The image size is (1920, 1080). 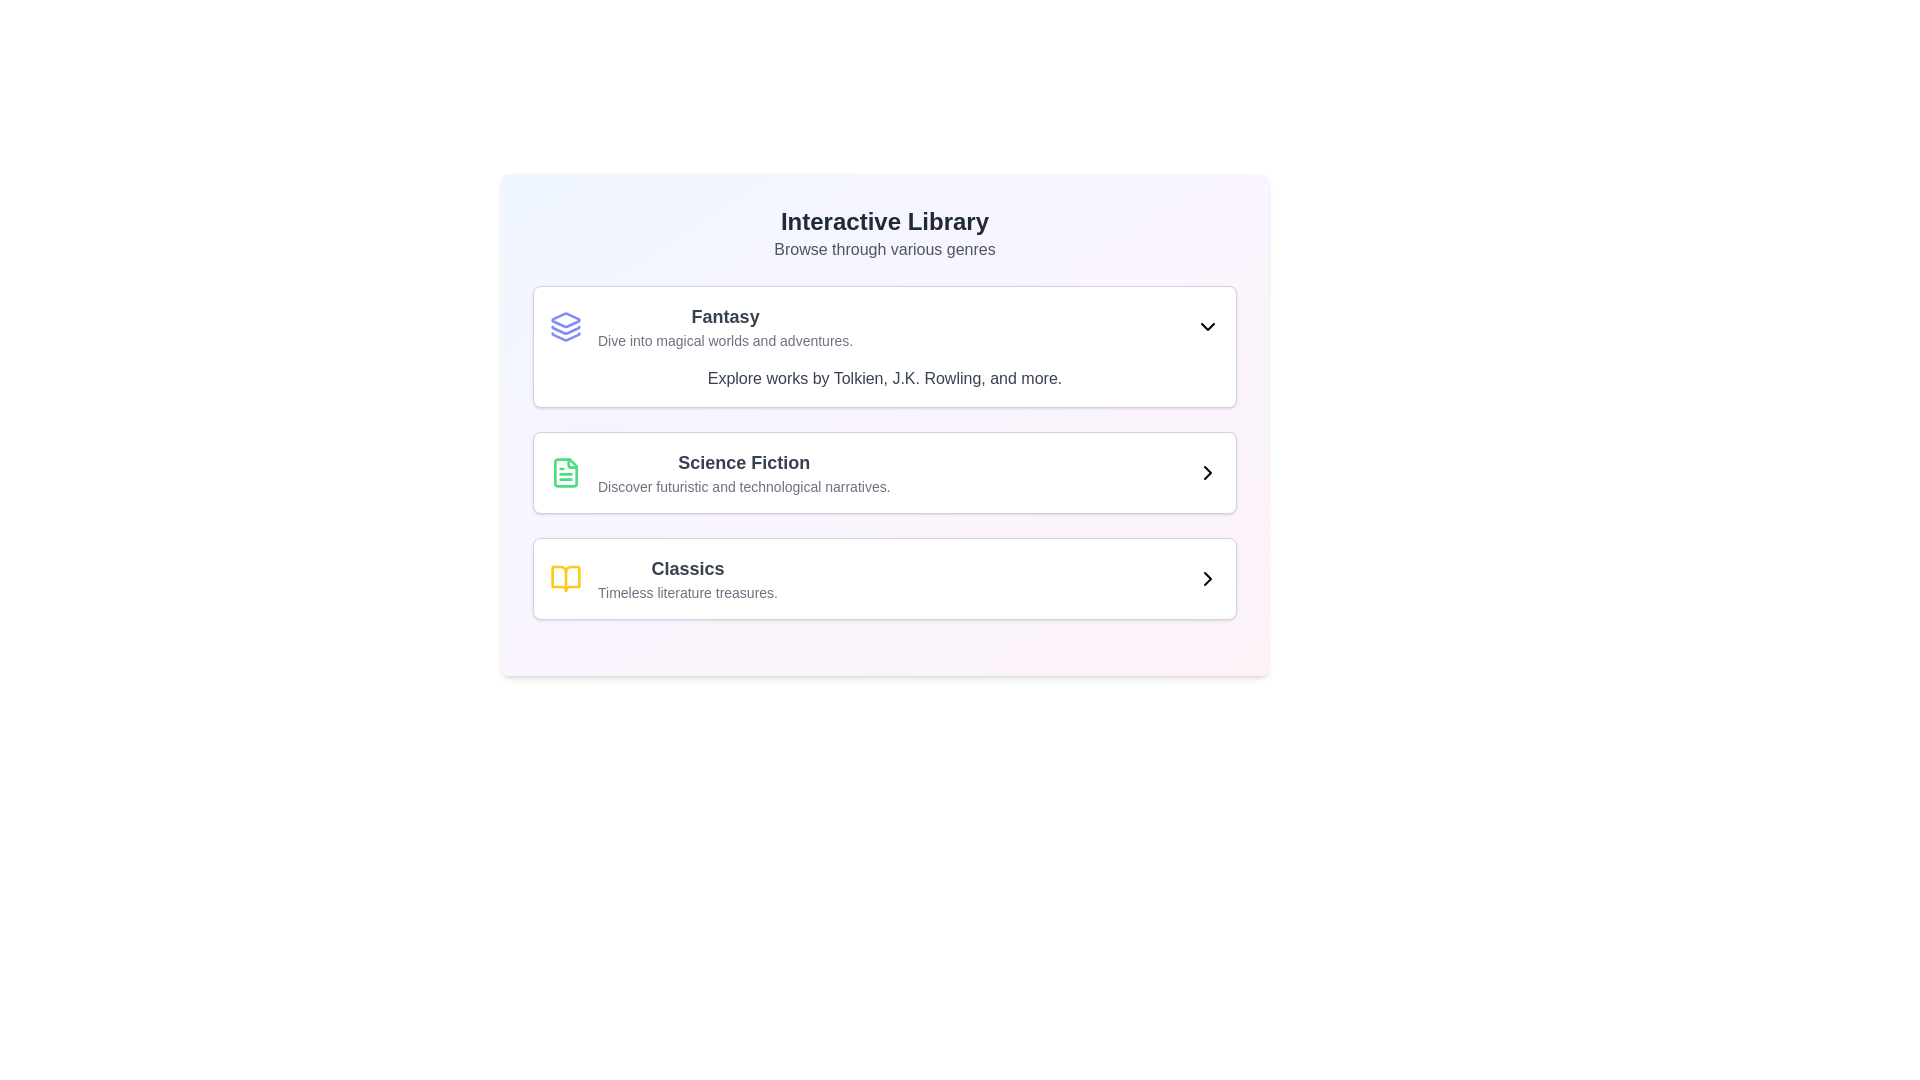 I want to click on the first List Item representing the 'Fantasy' genre in the Interactive Library, so click(x=701, y=326).